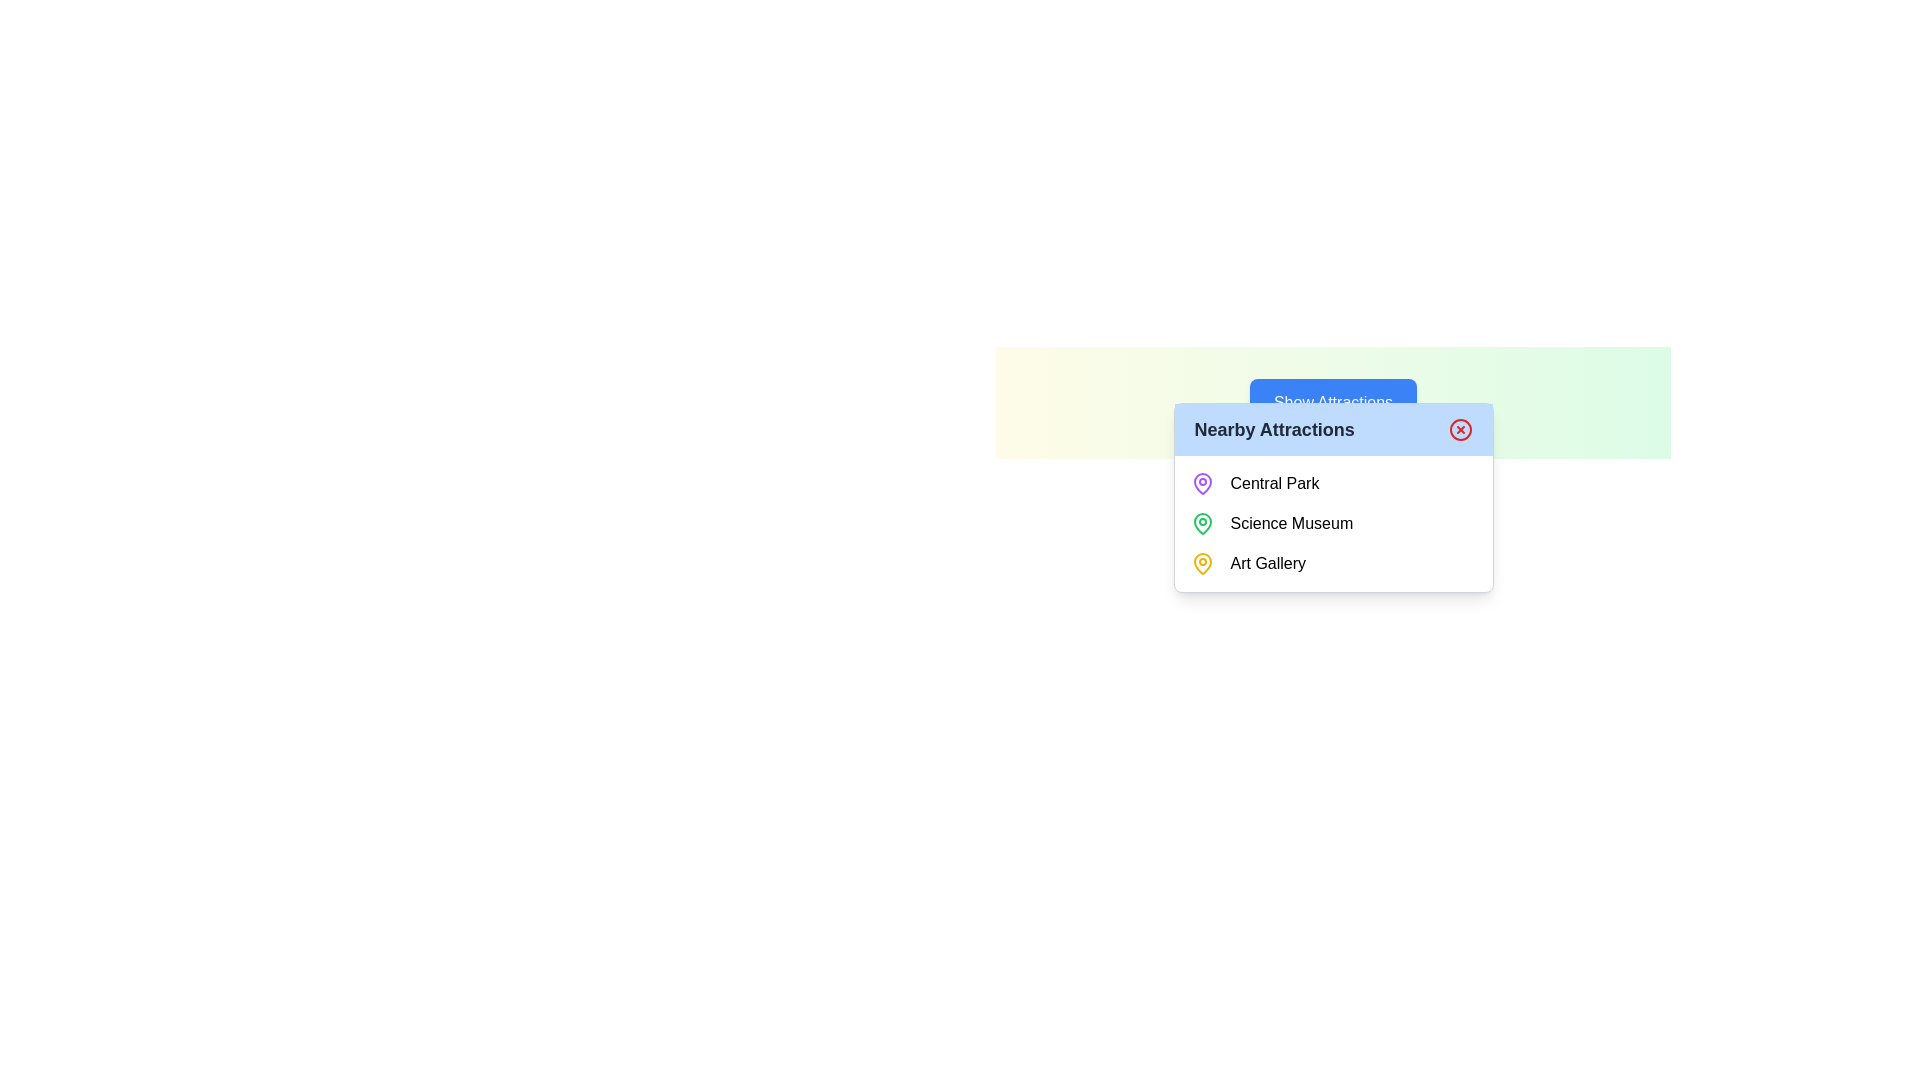 This screenshot has height=1080, width=1920. Describe the element at coordinates (1333, 496) in the screenshot. I see `the dropdown modal component that provides a quick overview of nearby attractions, located beneath the 'Show Attractions' button` at that location.